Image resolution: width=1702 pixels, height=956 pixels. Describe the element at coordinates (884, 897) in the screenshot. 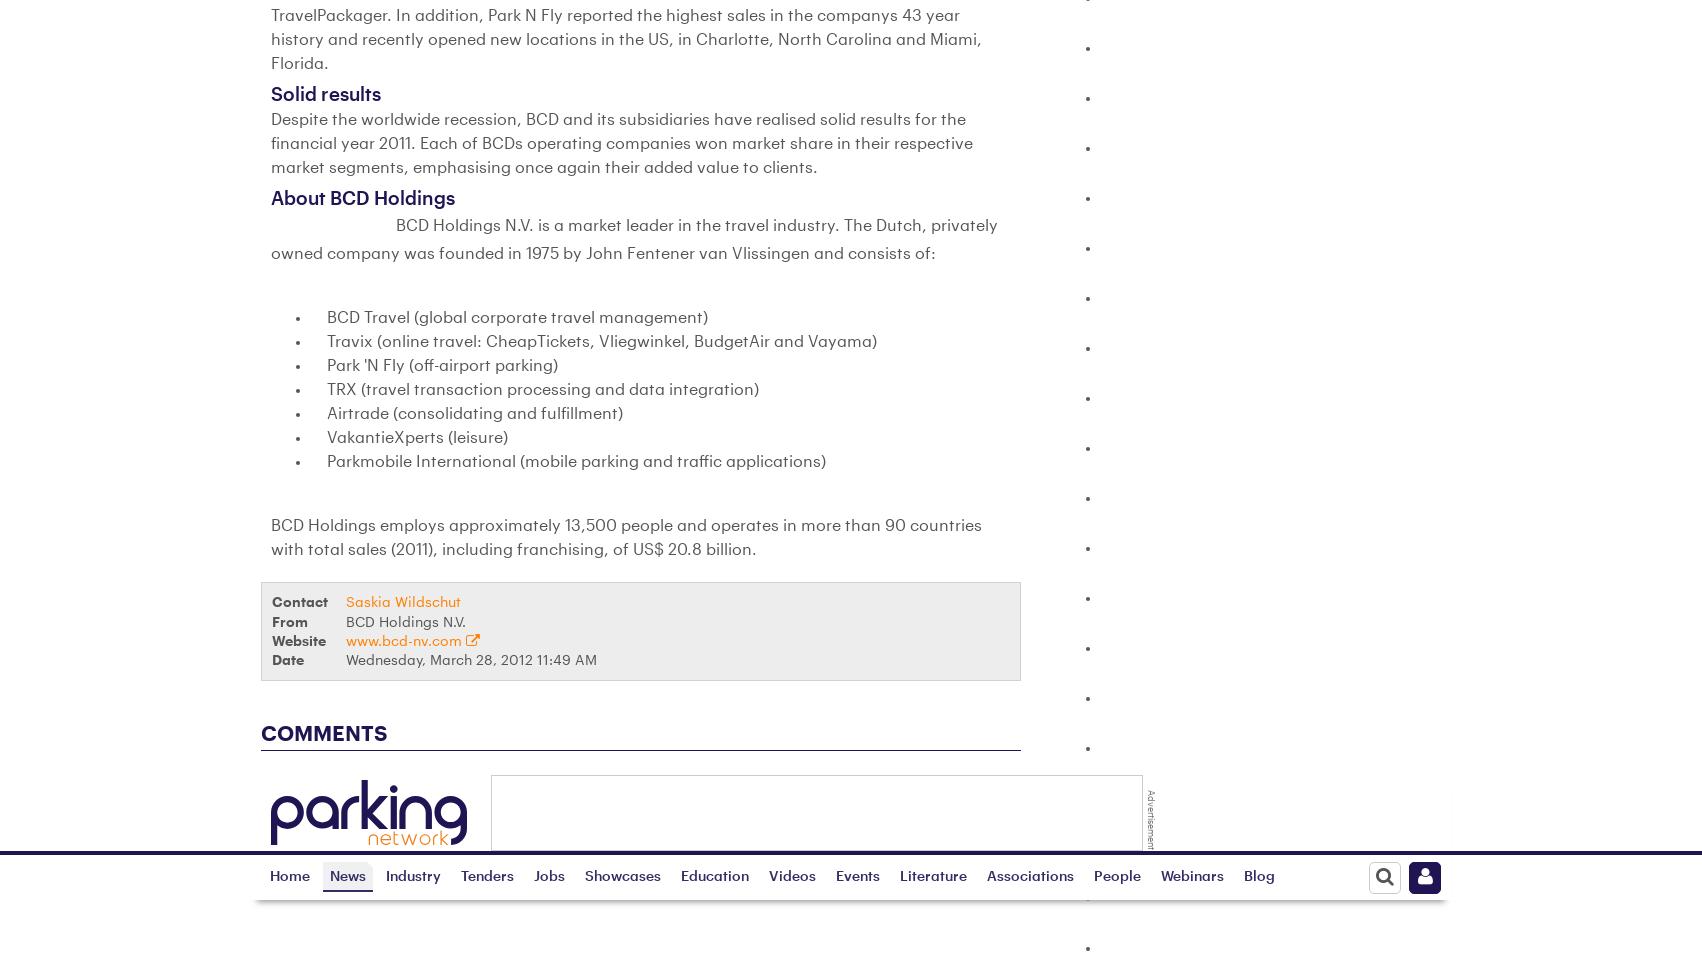

I see `'Testimonials'` at that location.